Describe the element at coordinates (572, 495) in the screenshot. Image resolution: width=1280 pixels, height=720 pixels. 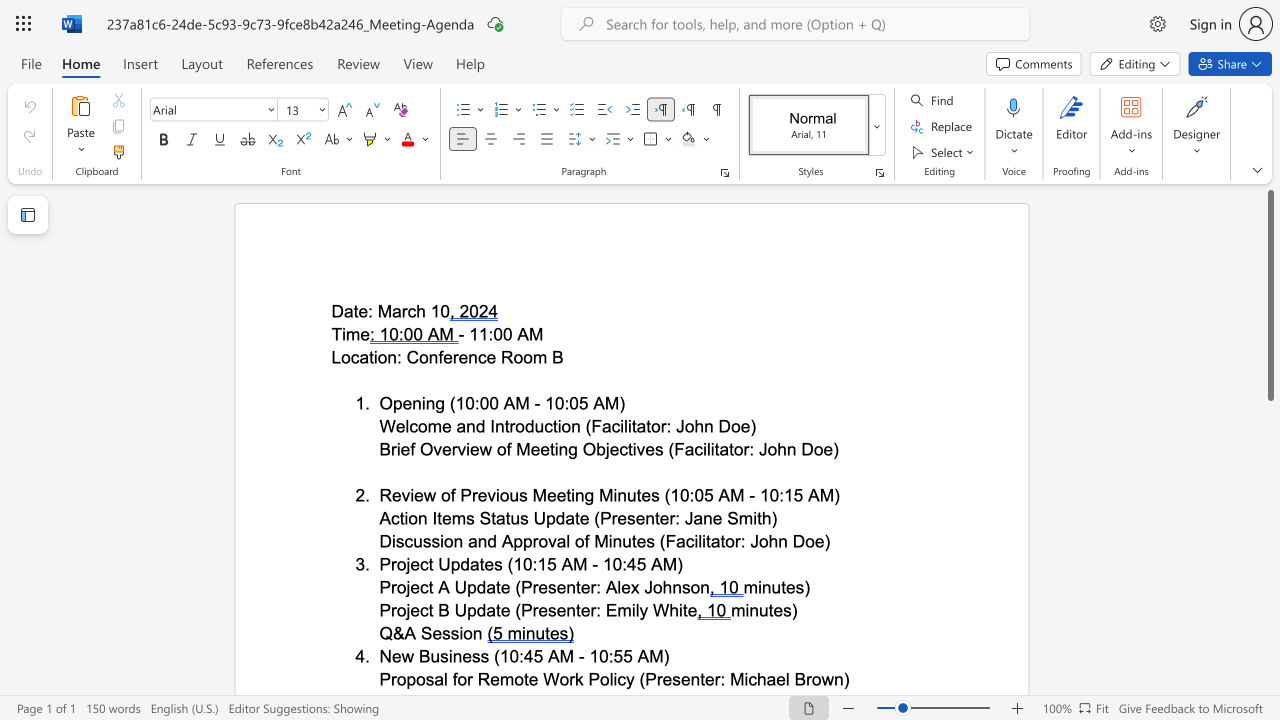
I see `the 3th character "i" in the text` at that location.